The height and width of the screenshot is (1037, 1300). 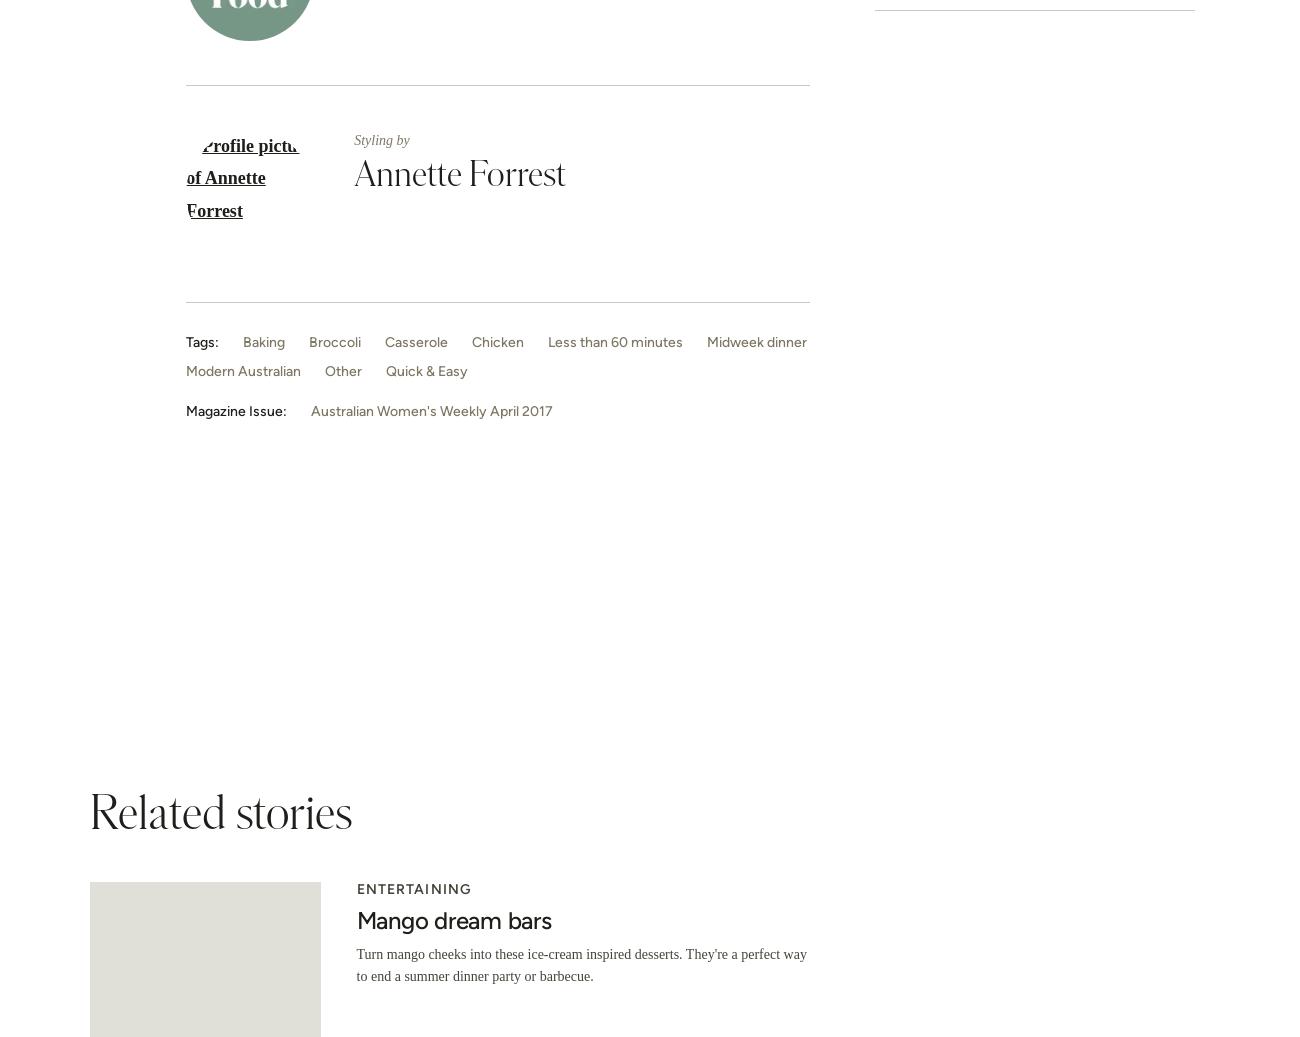 What do you see at coordinates (202, 340) in the screenshot?
I see `'Tags:'` at bounding box center [202, 340].